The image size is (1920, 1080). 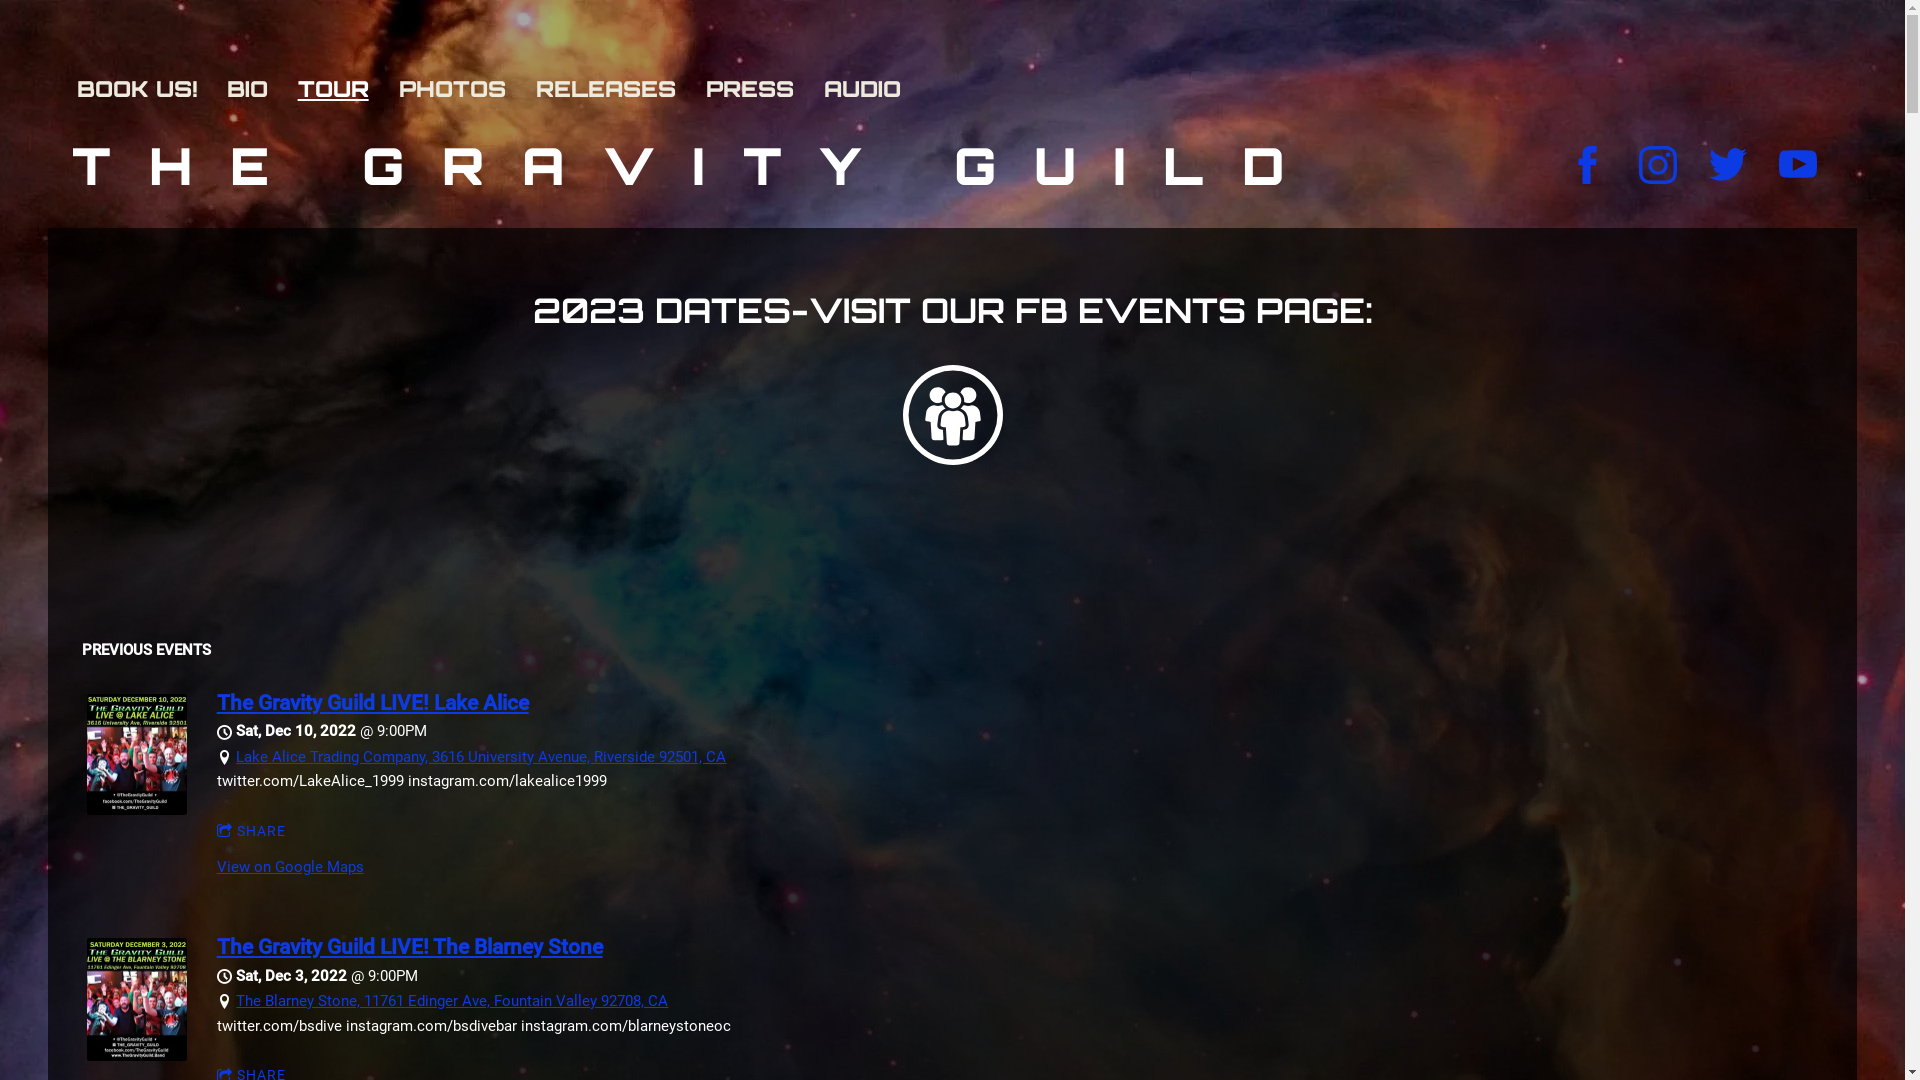 What do you see at coordinates (146, 87) in the screenshot?
I see `'BOOK US!'` at bounding box center [146, 87].